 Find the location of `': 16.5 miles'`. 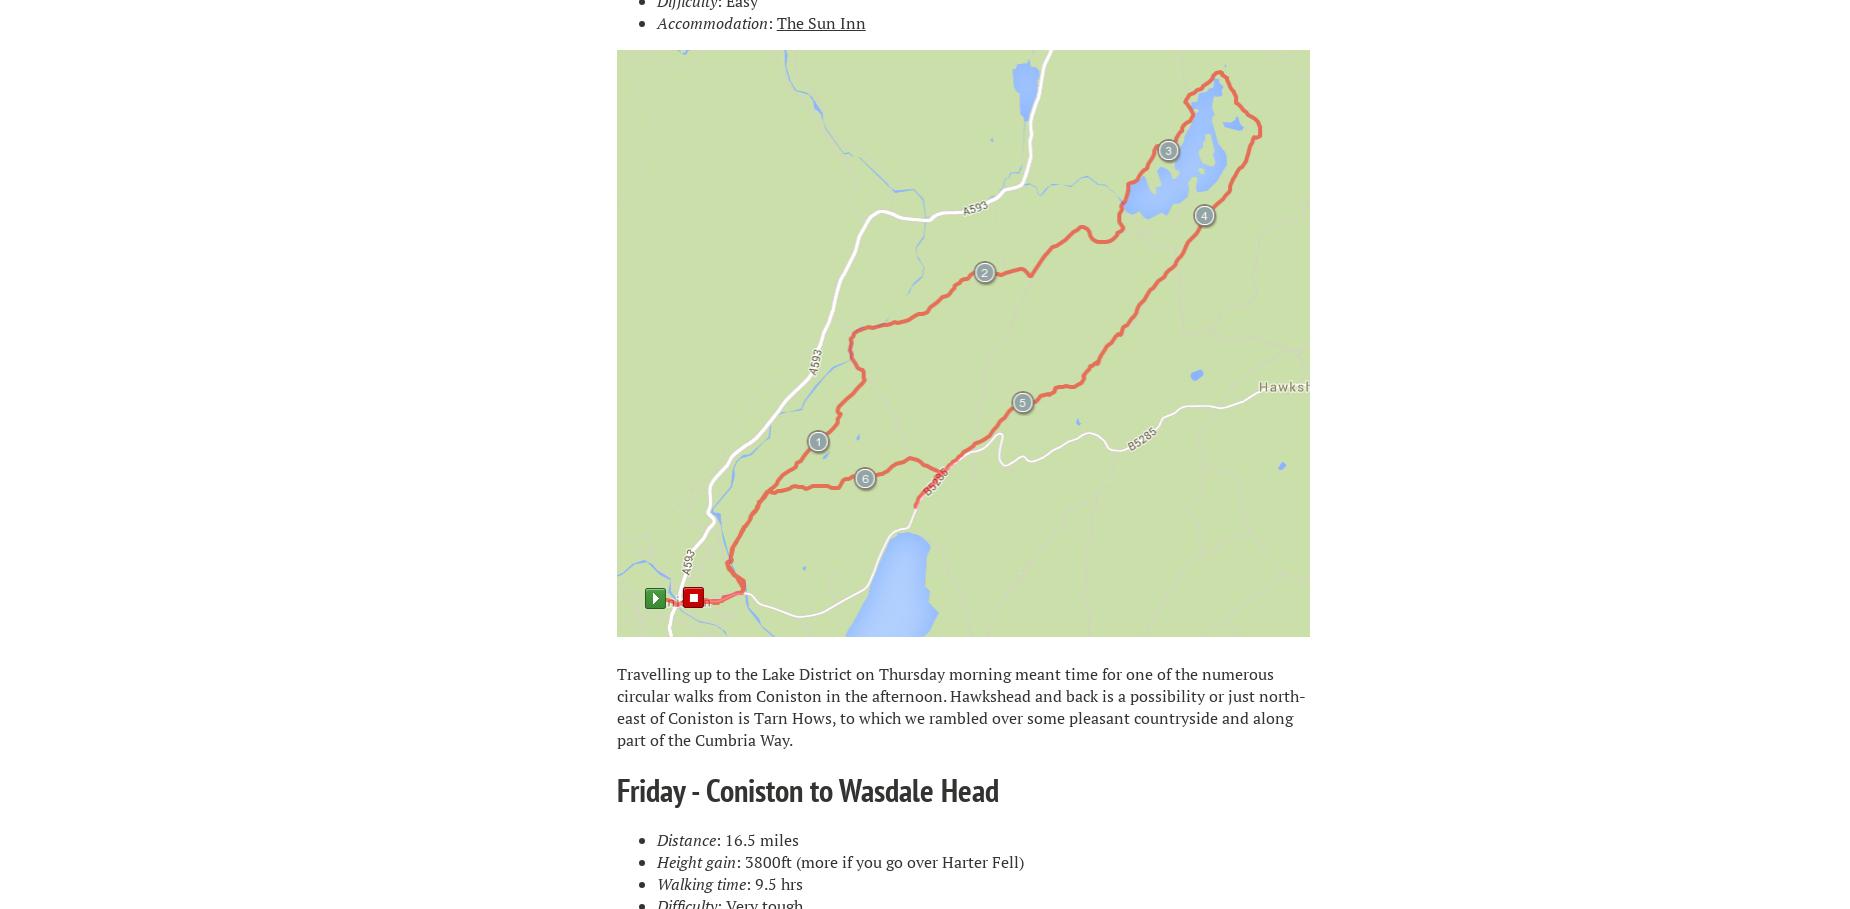

': 16.5 miles' is located at coordinates (715, 839).